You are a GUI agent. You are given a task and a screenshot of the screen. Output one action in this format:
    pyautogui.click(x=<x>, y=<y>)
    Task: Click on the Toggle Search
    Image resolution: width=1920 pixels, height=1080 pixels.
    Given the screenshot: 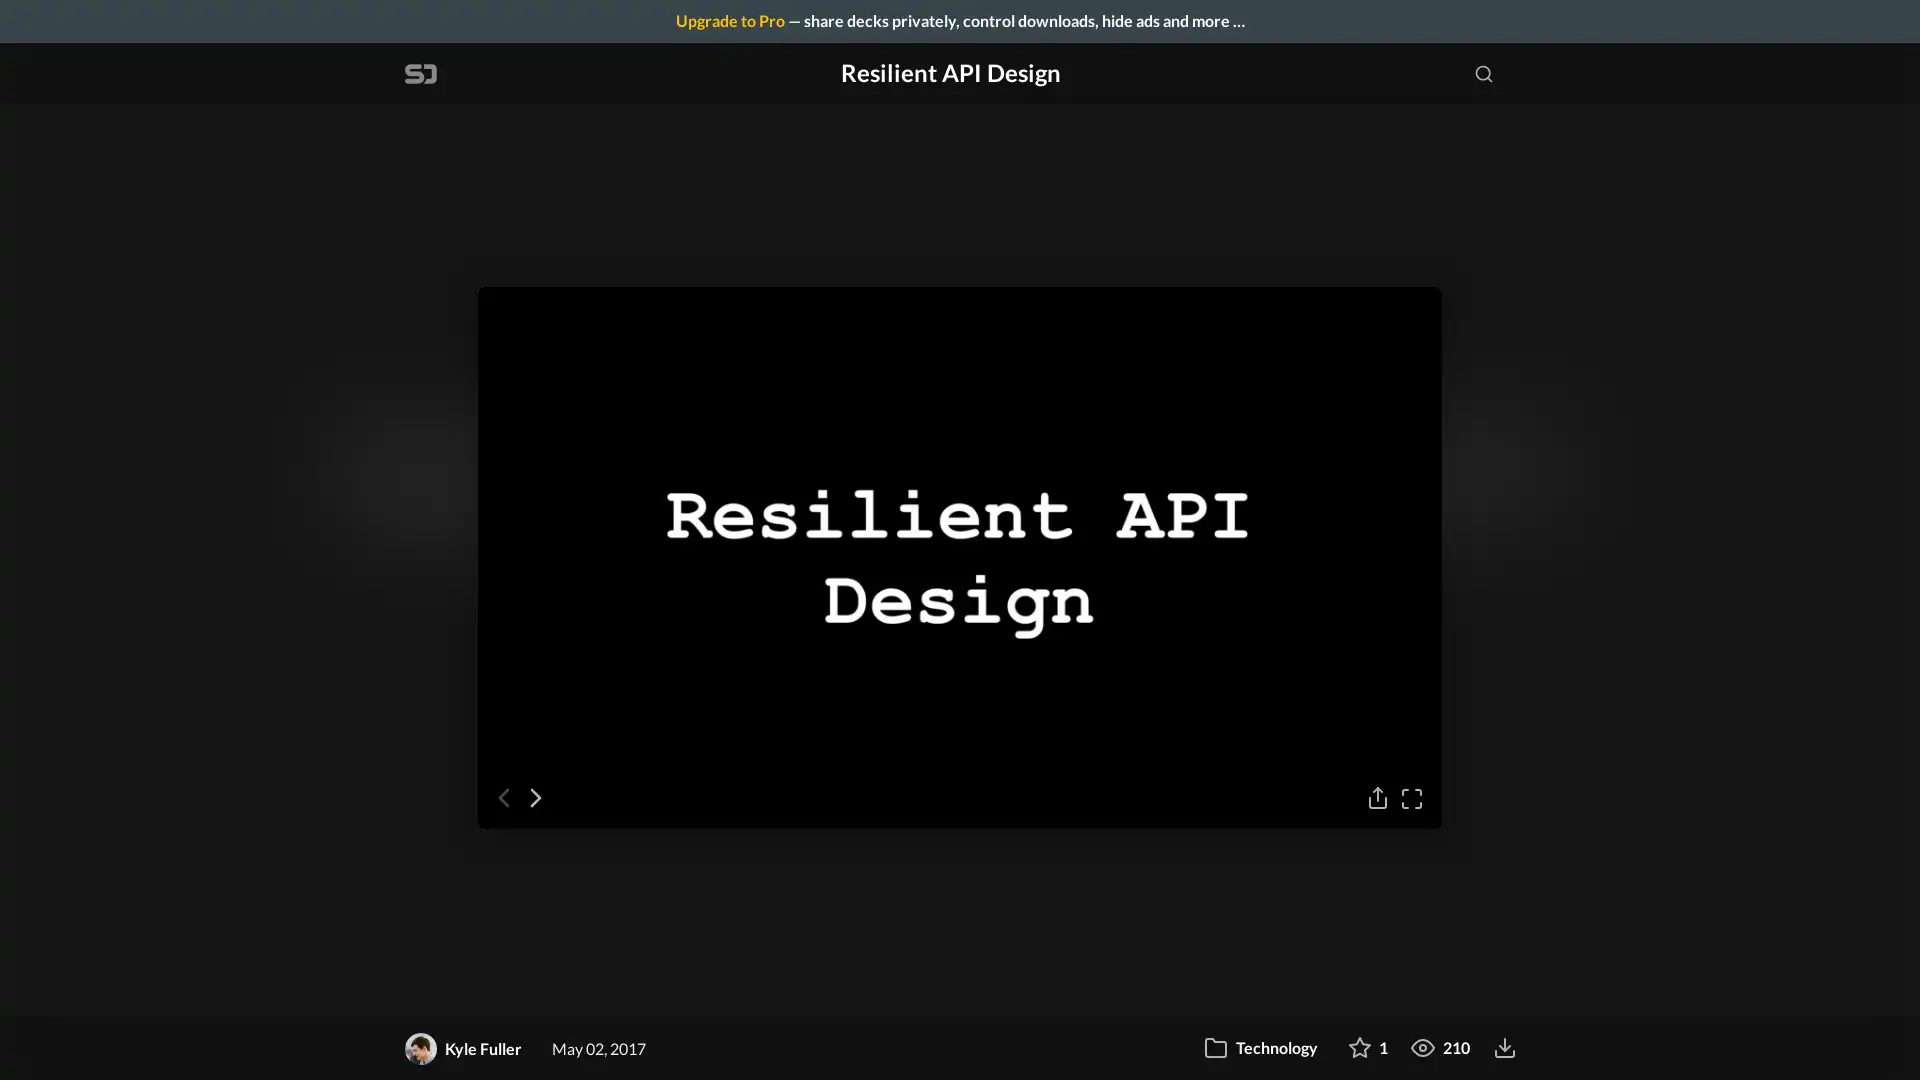 What is the action you would take?
    pyautogui.click(x=1483, y=72)
    